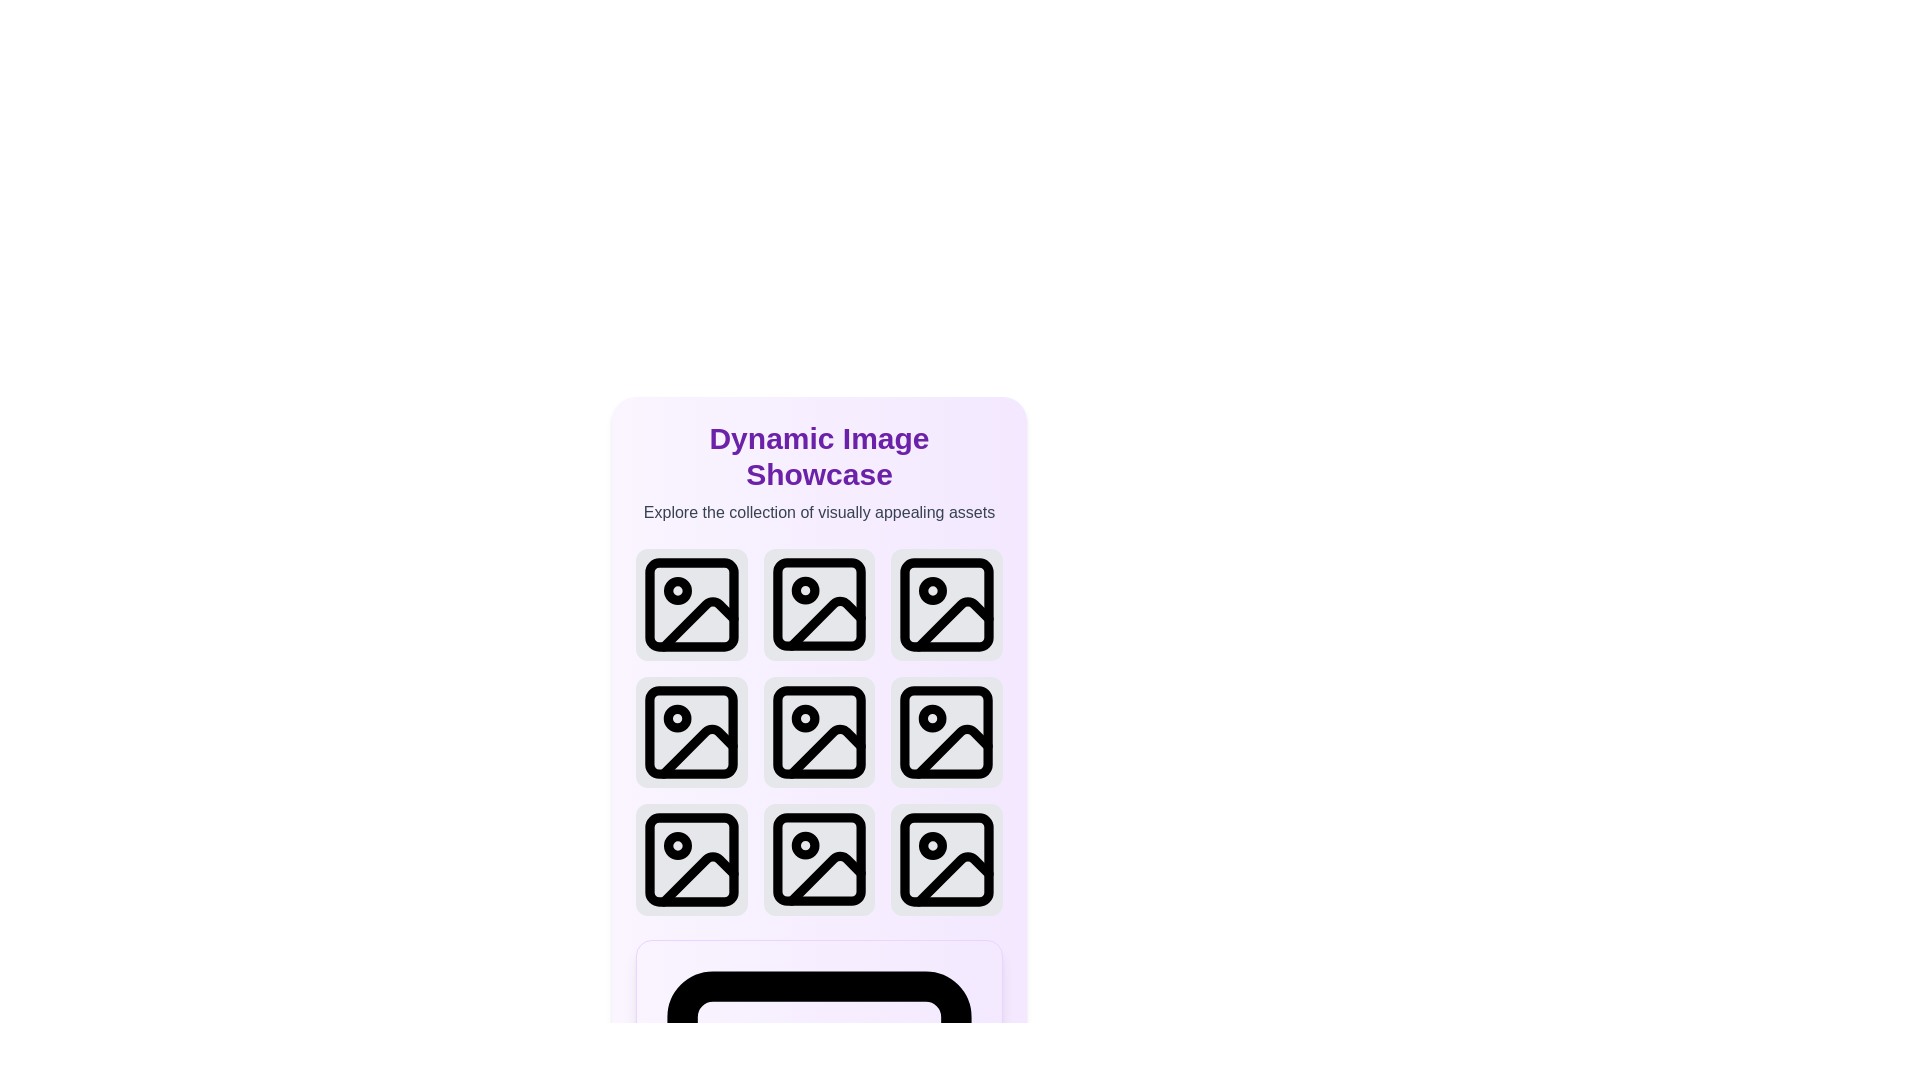  I want to click on the grid cell containing the image placeholder in the visual gallery, so click(819, 732).